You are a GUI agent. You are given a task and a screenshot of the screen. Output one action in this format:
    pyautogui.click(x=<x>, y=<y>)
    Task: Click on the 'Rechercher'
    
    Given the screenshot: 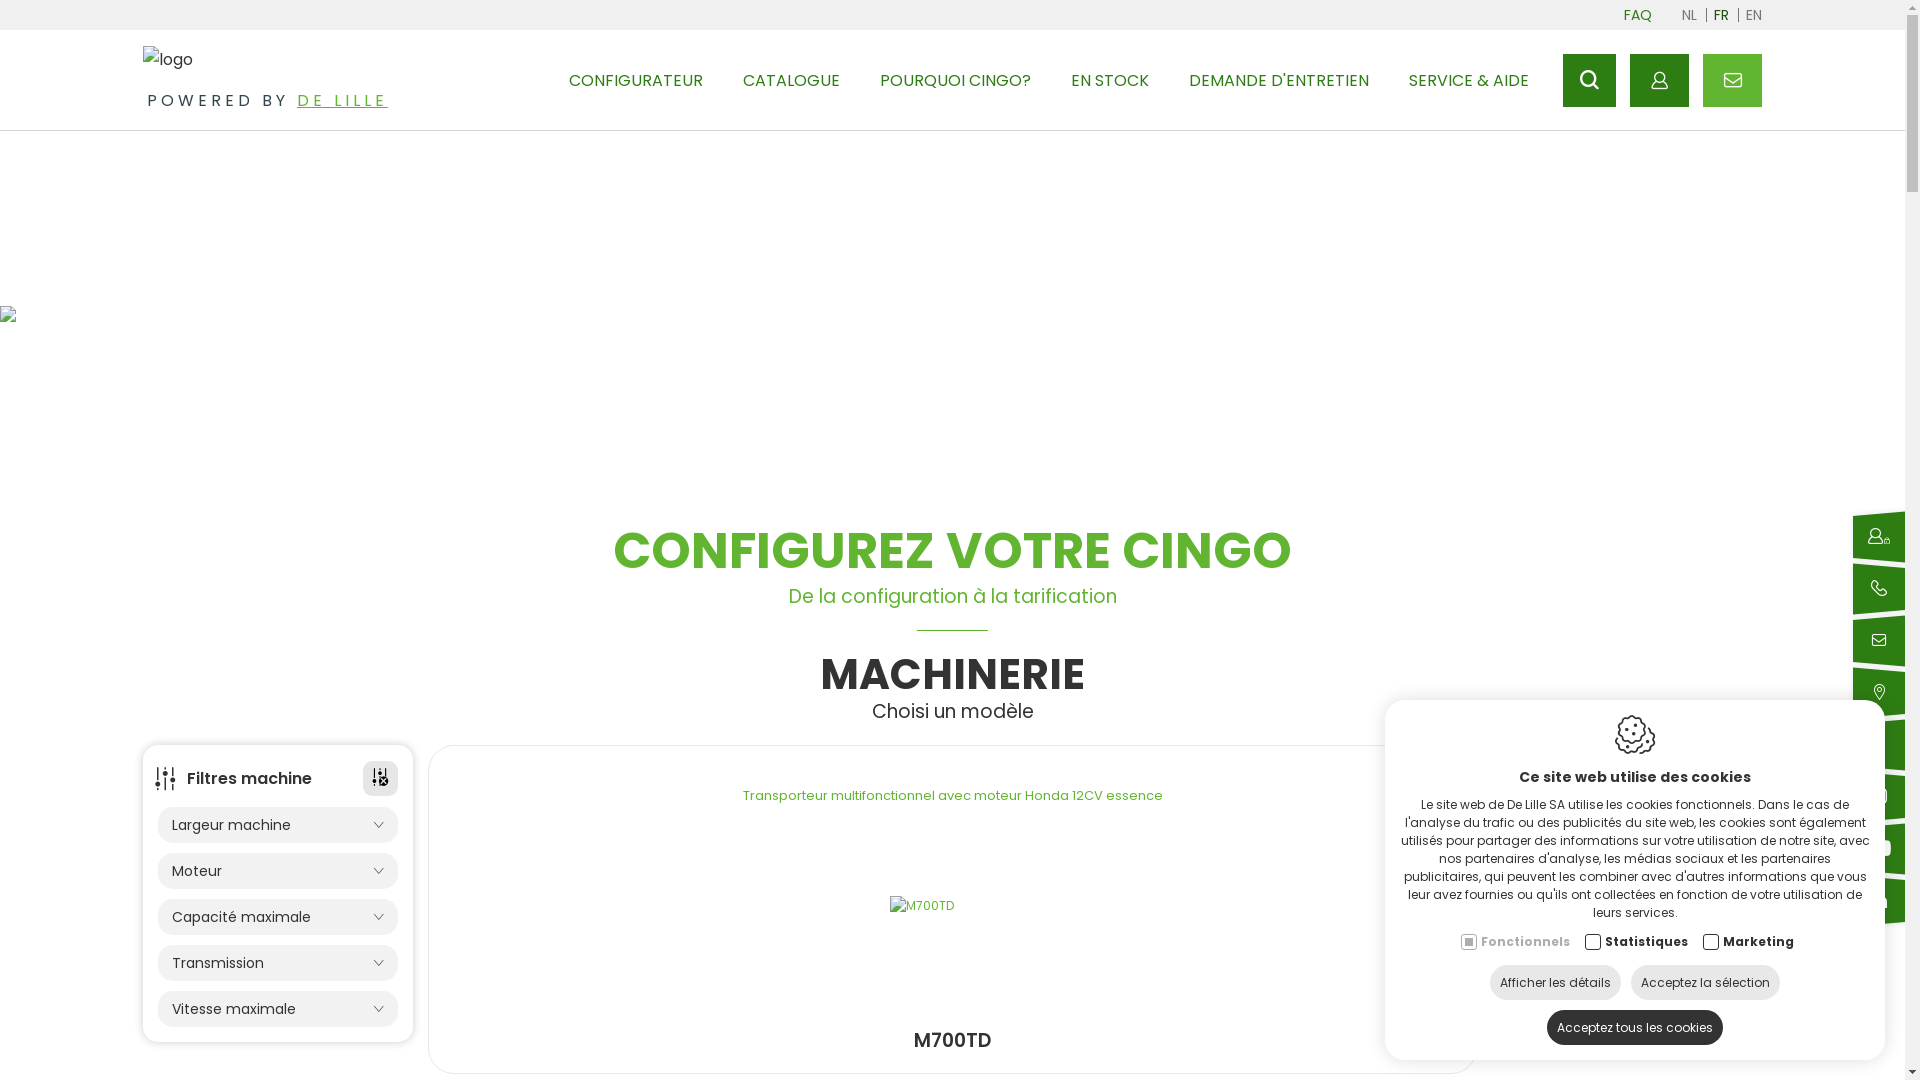 What is the action you would take?
    pyautogui.click(x=1588, y=79)
    